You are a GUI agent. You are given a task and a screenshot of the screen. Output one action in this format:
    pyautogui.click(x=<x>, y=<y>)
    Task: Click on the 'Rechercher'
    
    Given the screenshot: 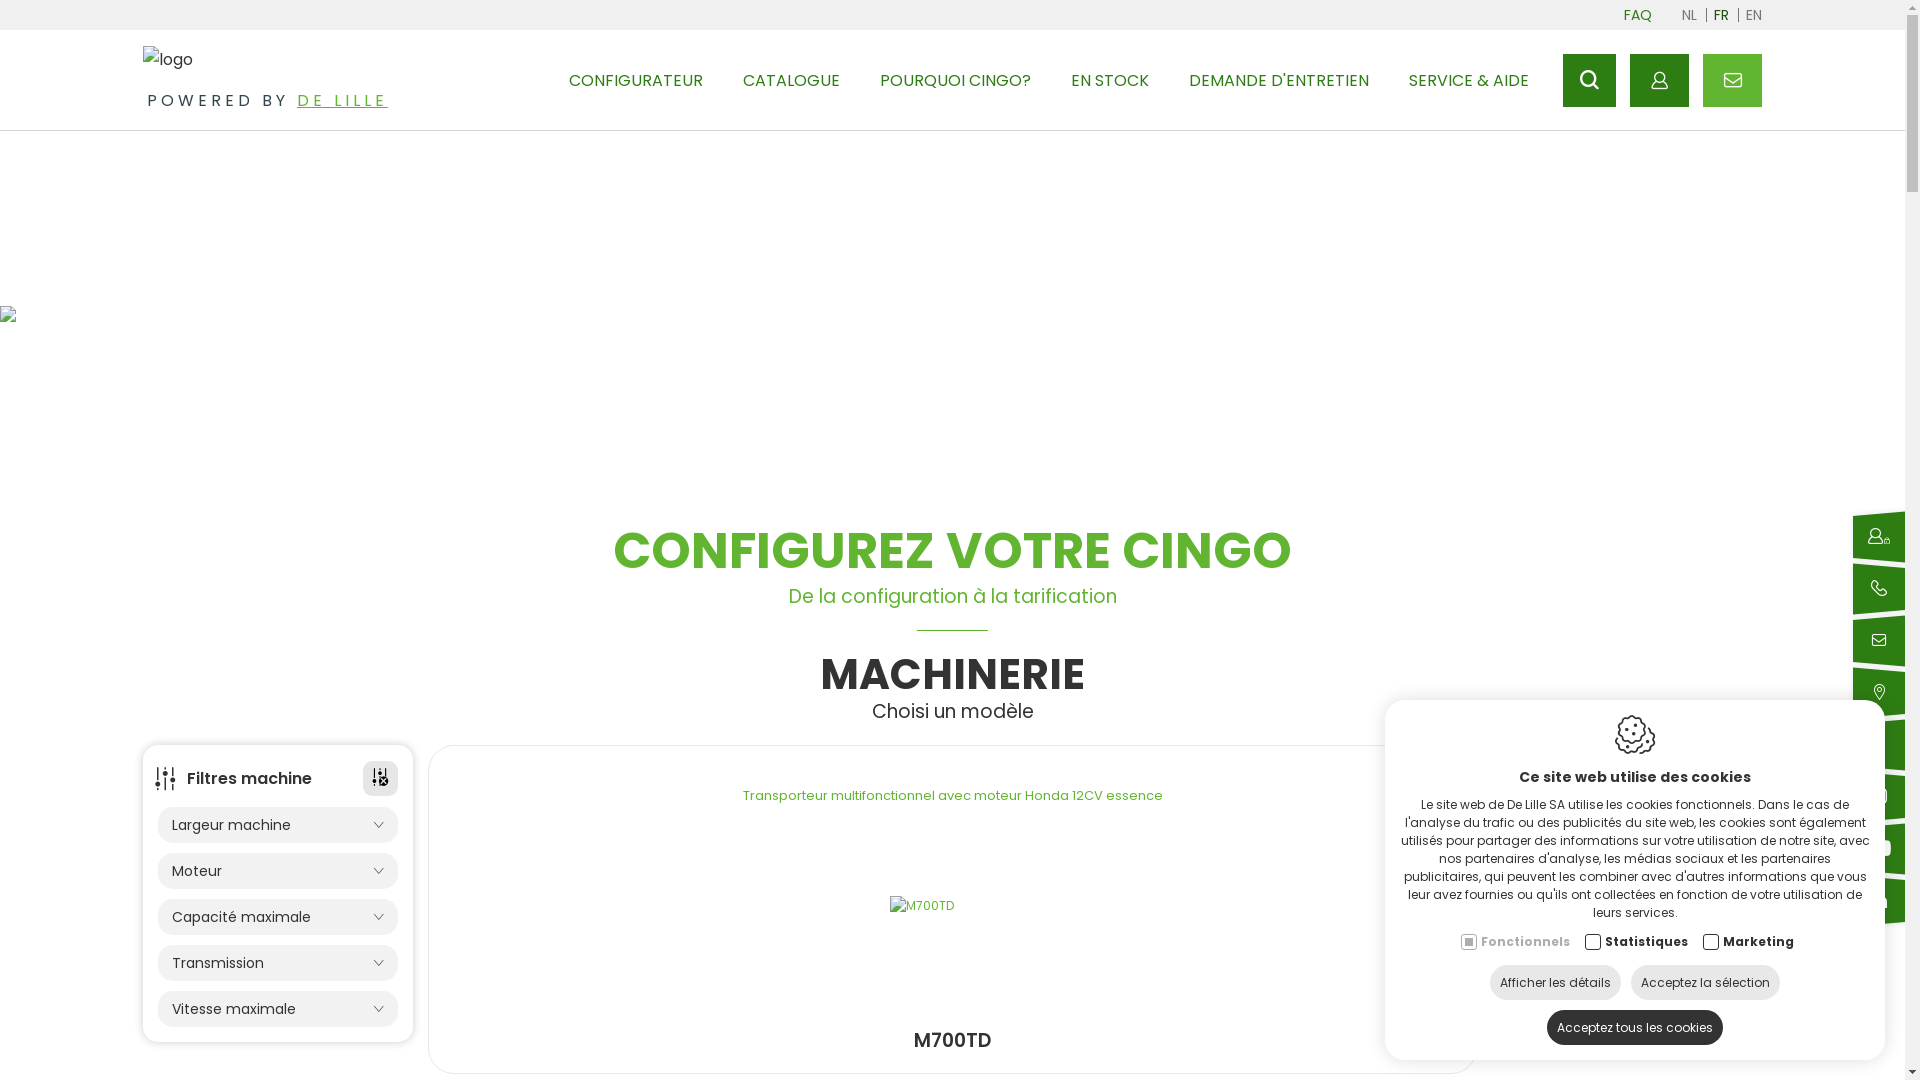 What is the action you would take?
    pyautogui.click(x=1588, y=79)
    